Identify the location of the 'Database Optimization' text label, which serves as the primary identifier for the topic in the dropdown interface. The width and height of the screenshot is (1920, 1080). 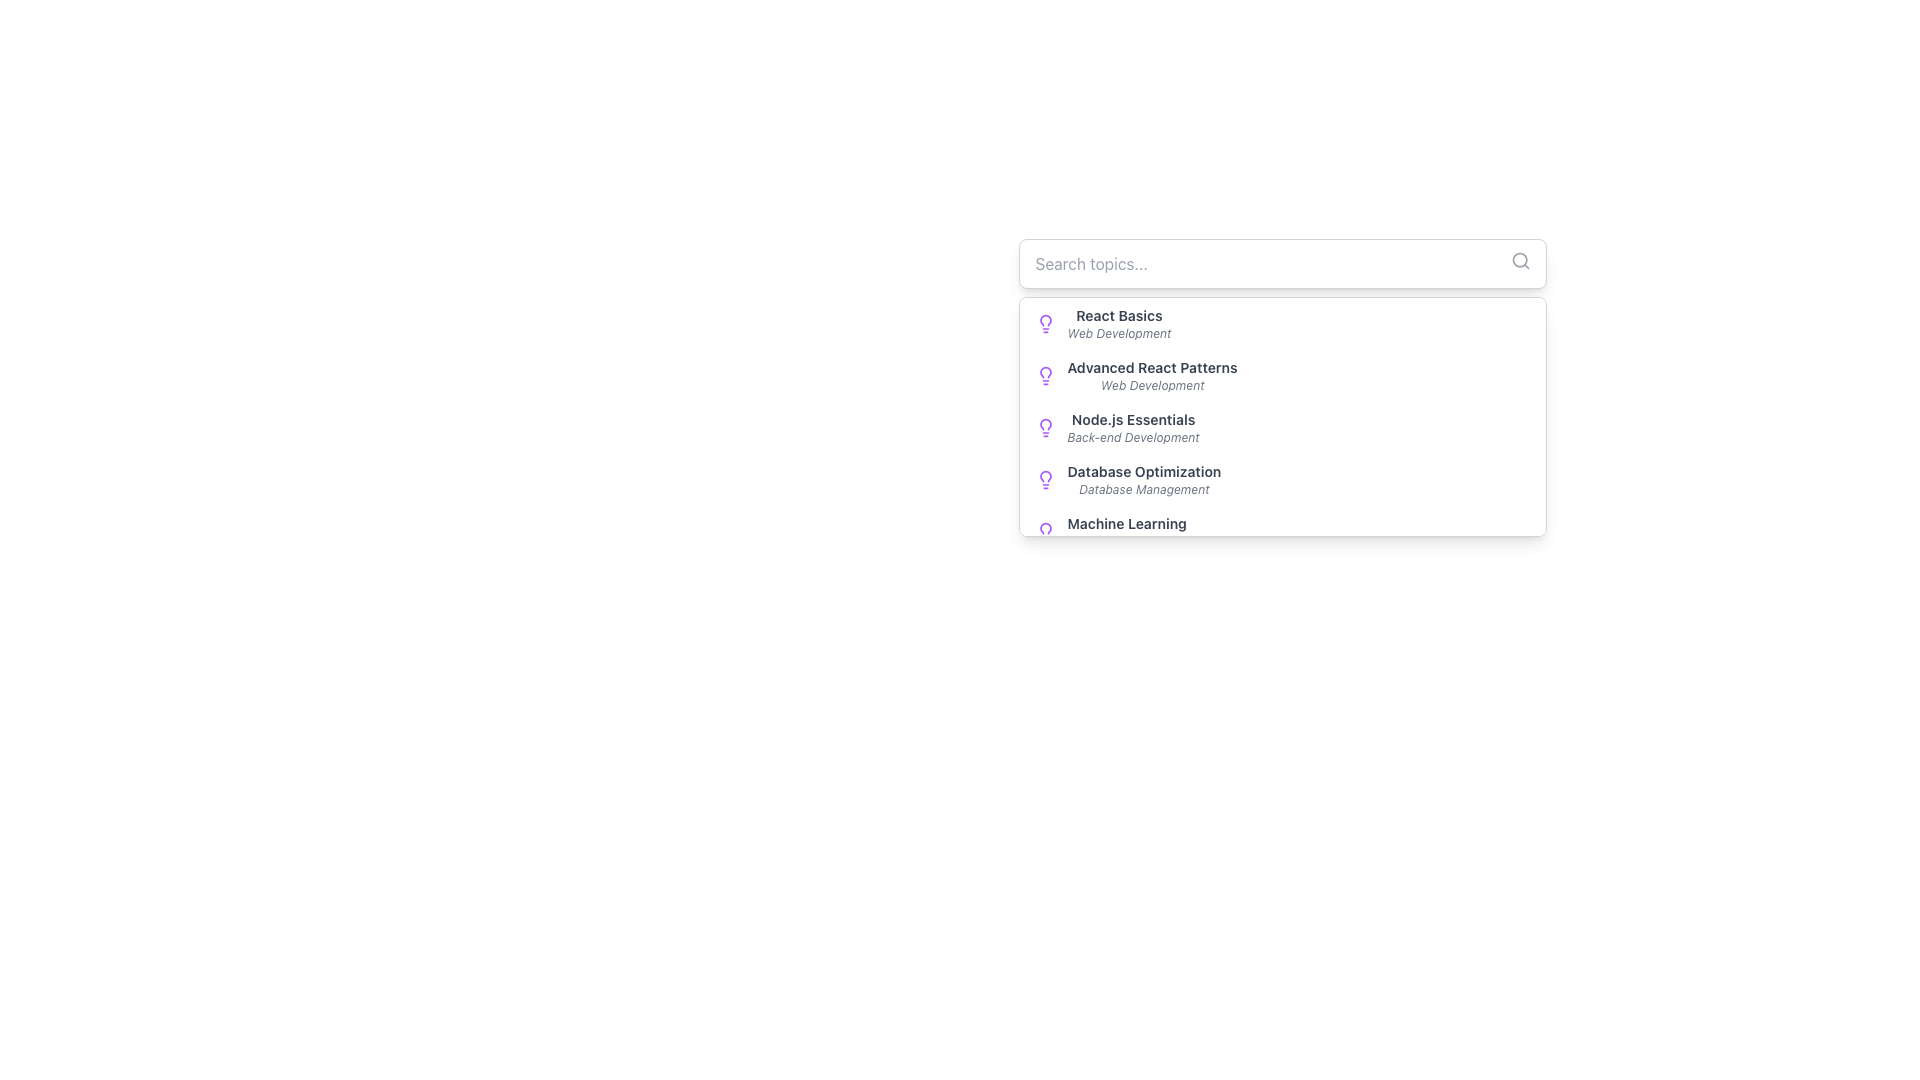
(1144, 471).